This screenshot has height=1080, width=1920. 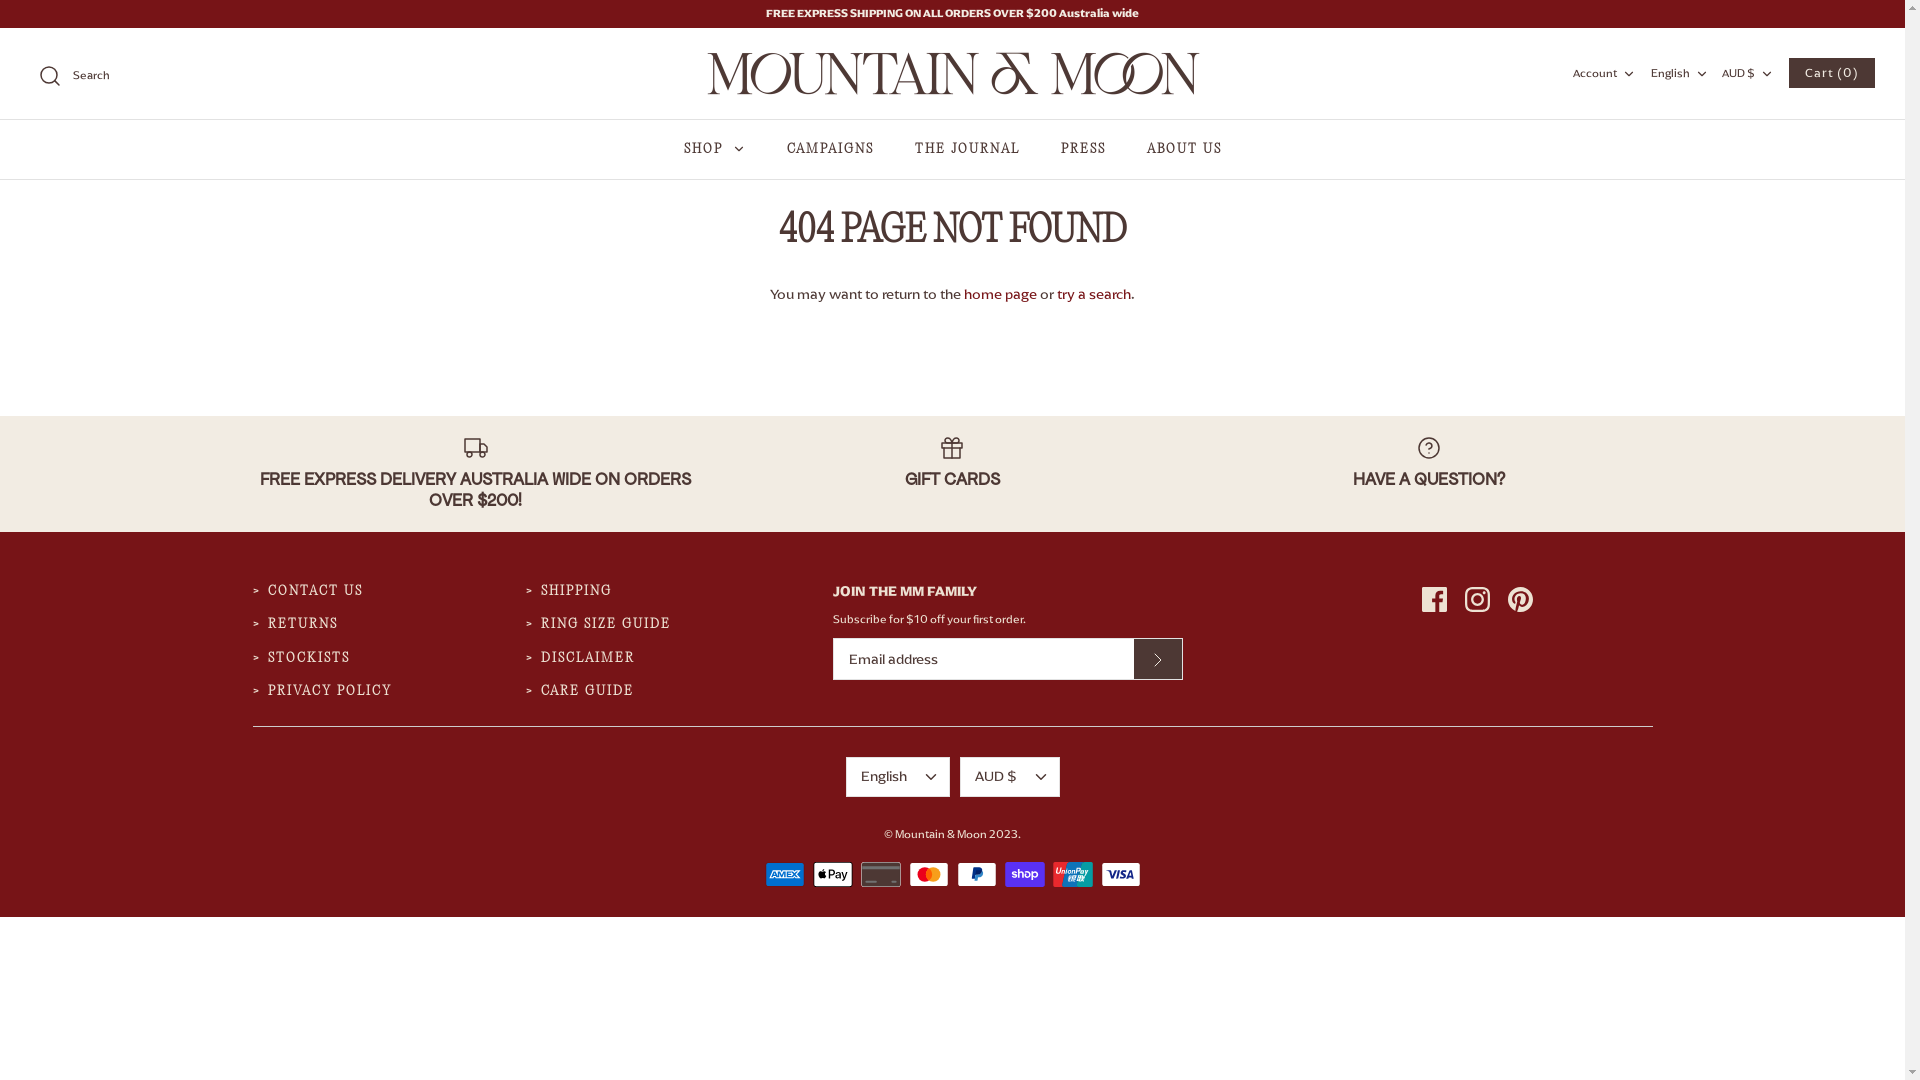 I want to click on 'THE JOURNAL', so click(x=966, y=149).